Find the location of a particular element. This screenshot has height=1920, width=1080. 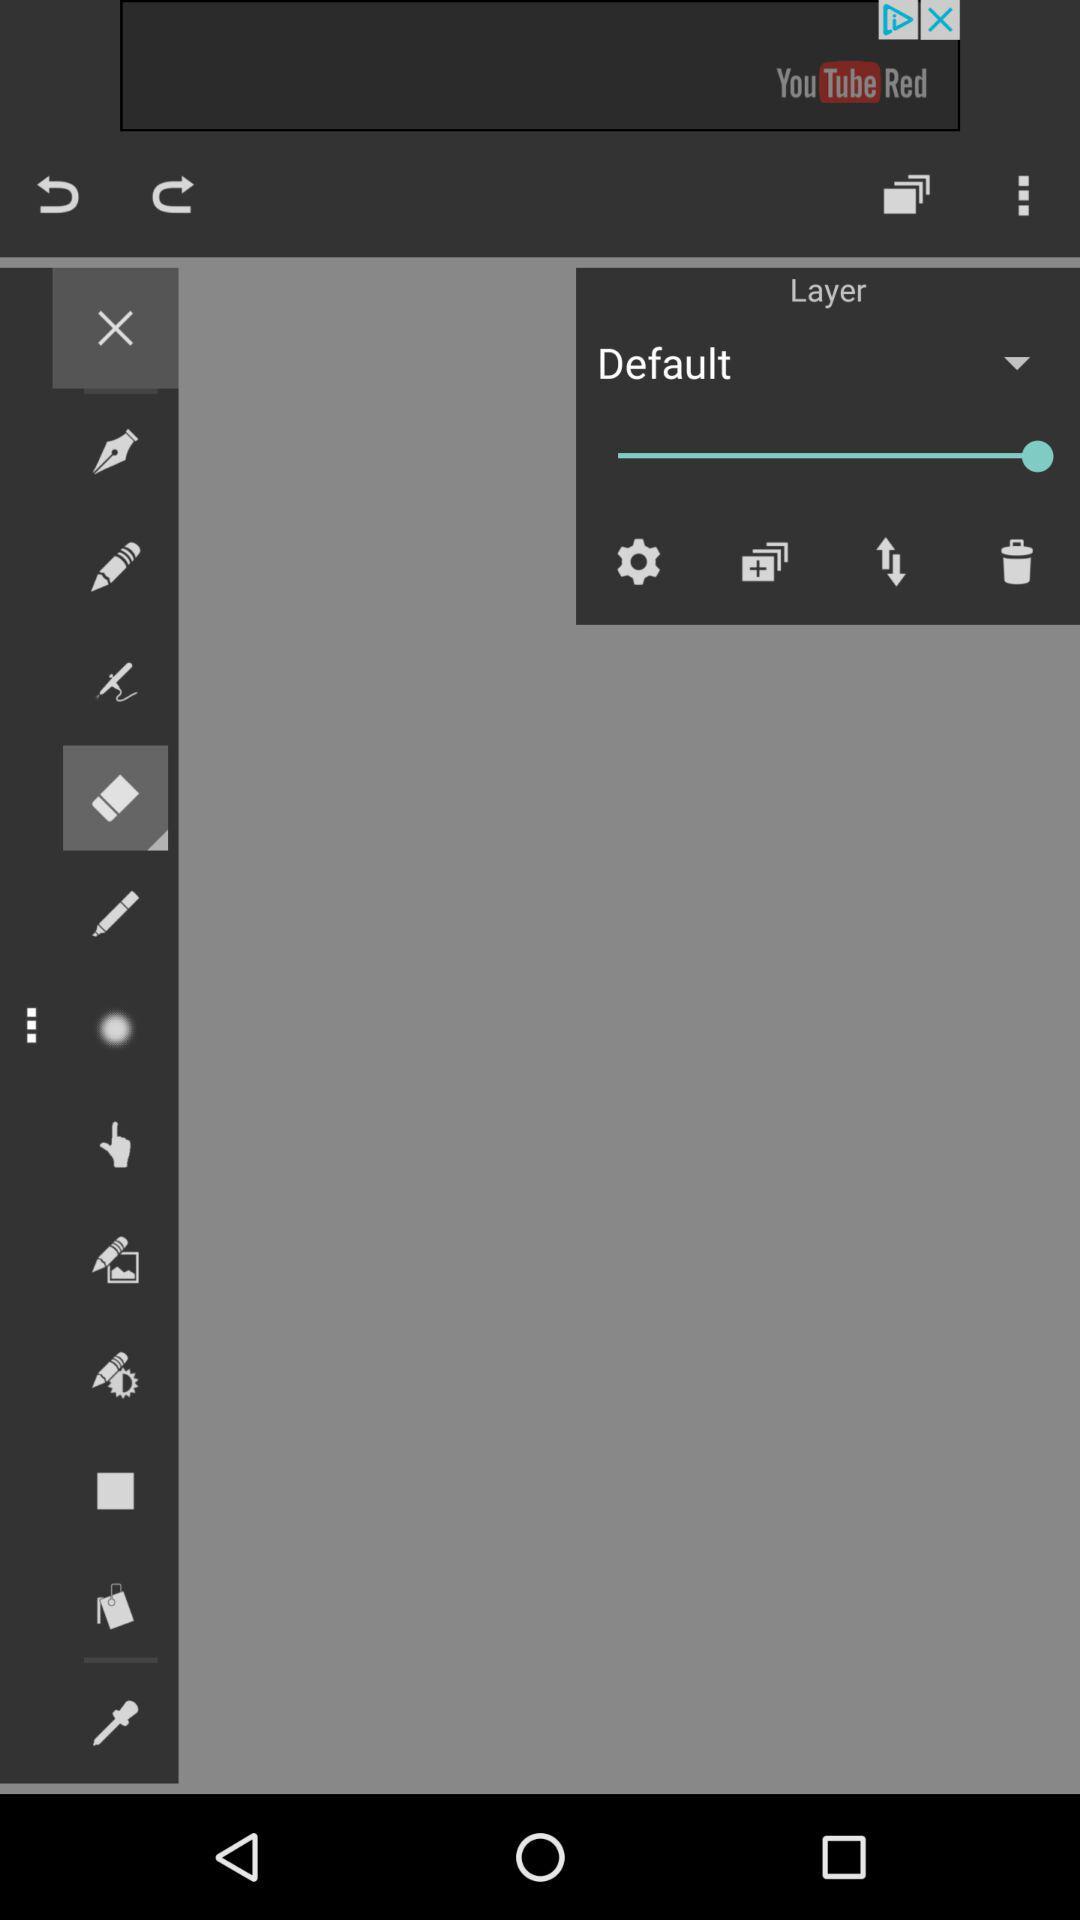

the layers icon is located at coordinates (906, 194).